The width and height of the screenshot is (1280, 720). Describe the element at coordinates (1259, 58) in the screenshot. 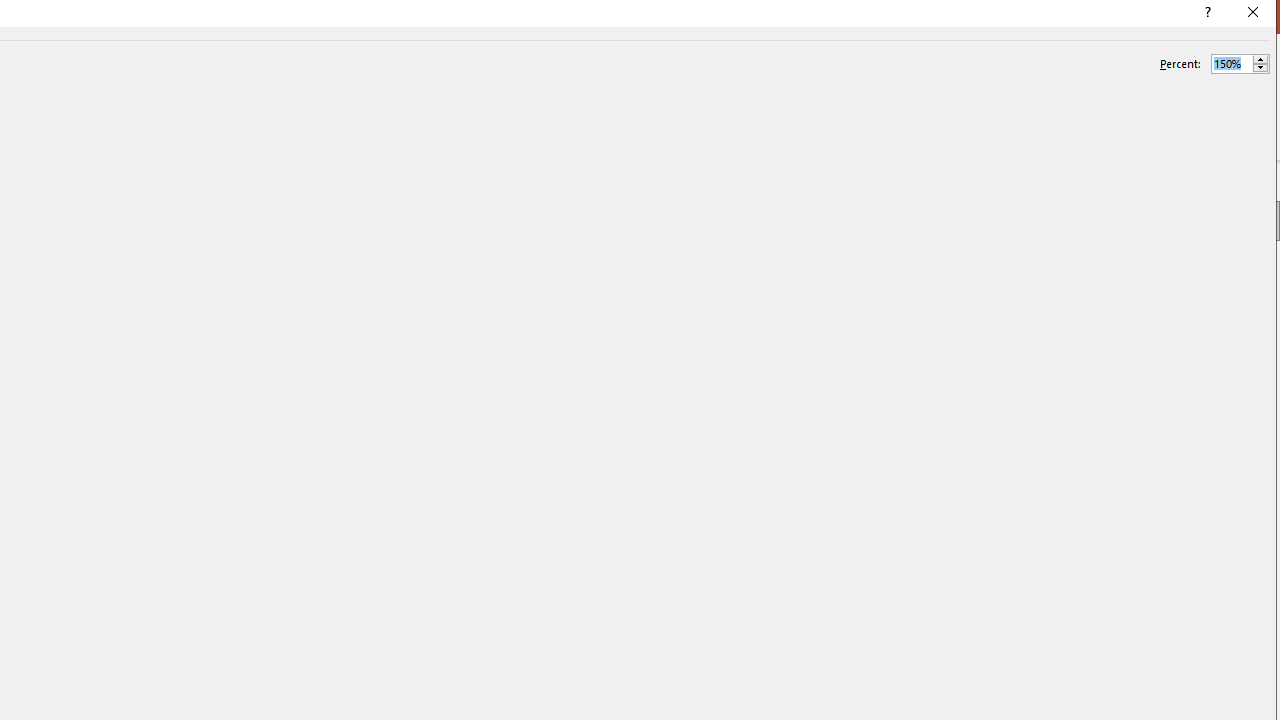

I see `'More'` at that location.